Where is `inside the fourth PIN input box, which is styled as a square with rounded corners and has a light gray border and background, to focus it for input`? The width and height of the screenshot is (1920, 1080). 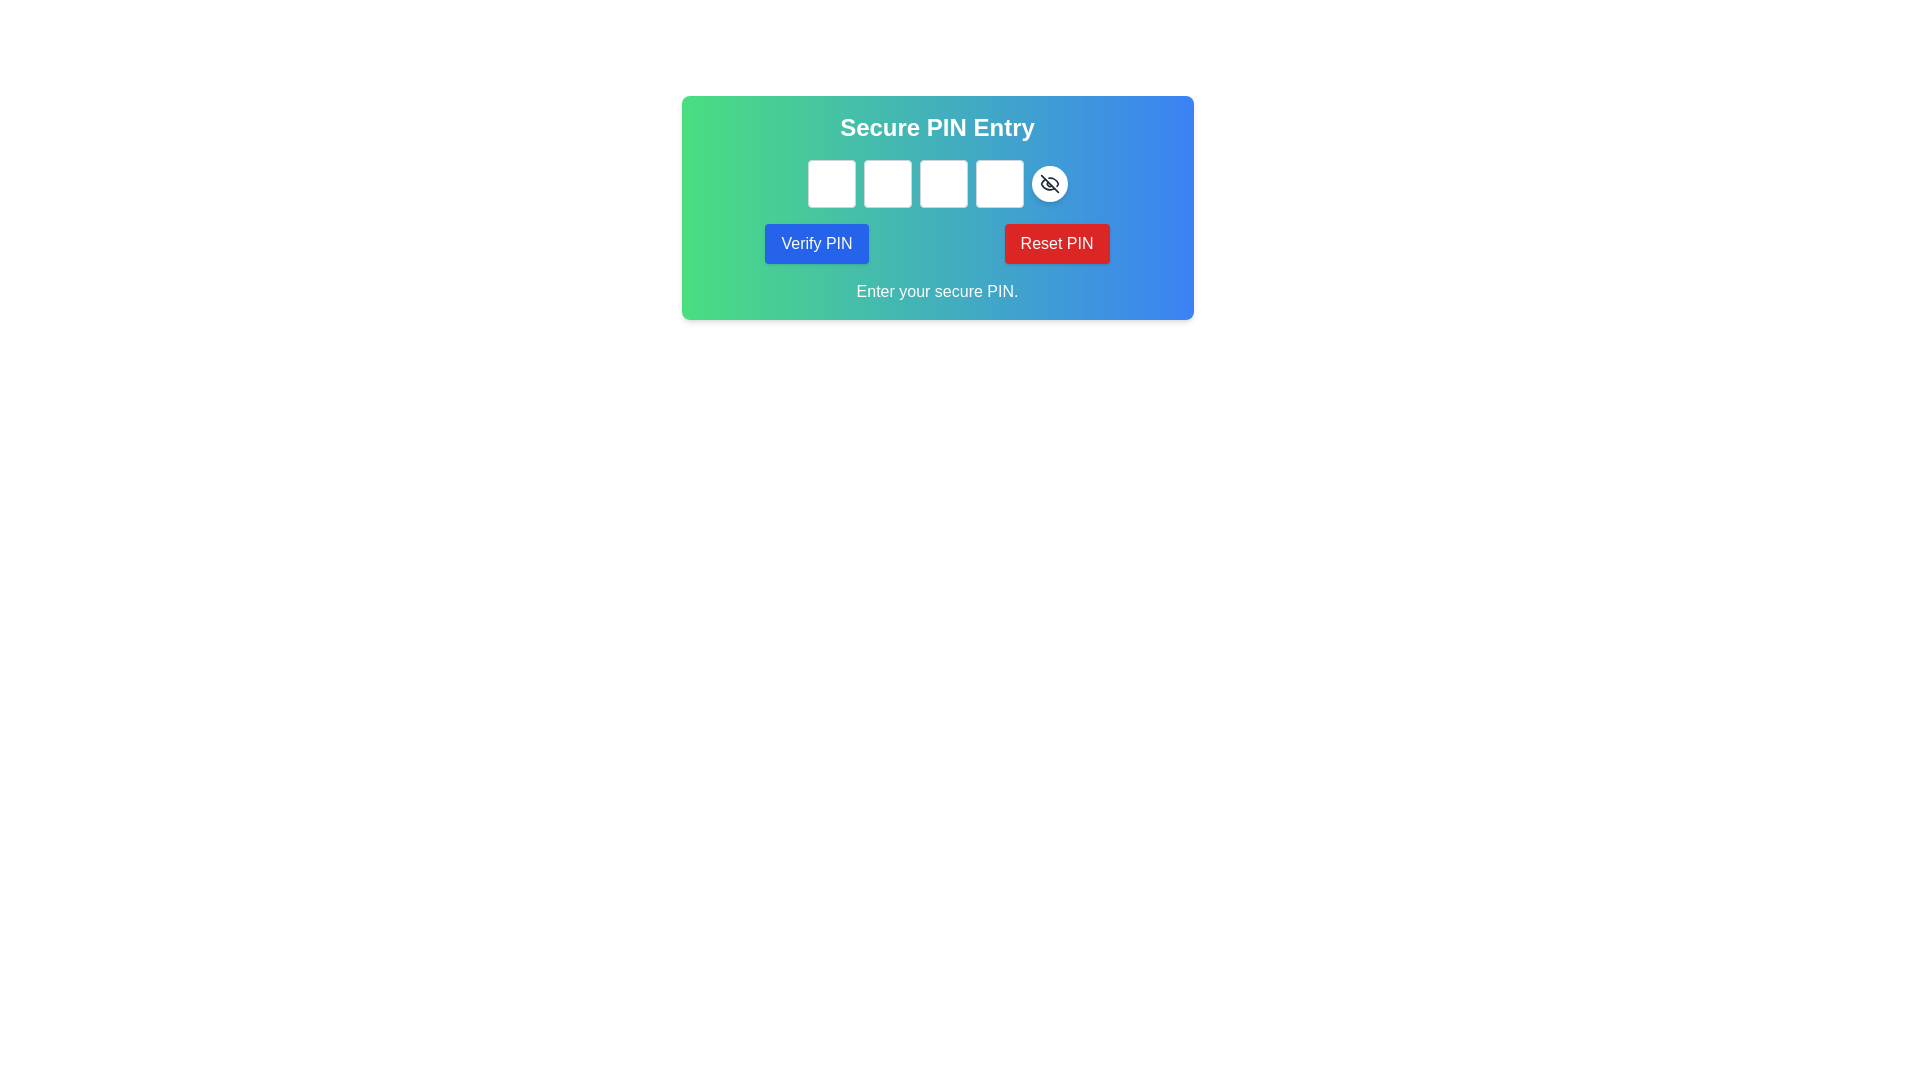
inside the fourth PIN input box, which is styled as a square with rounded corners and has a light gray border and background, to focus it for input is located at coordinates (999, 184).